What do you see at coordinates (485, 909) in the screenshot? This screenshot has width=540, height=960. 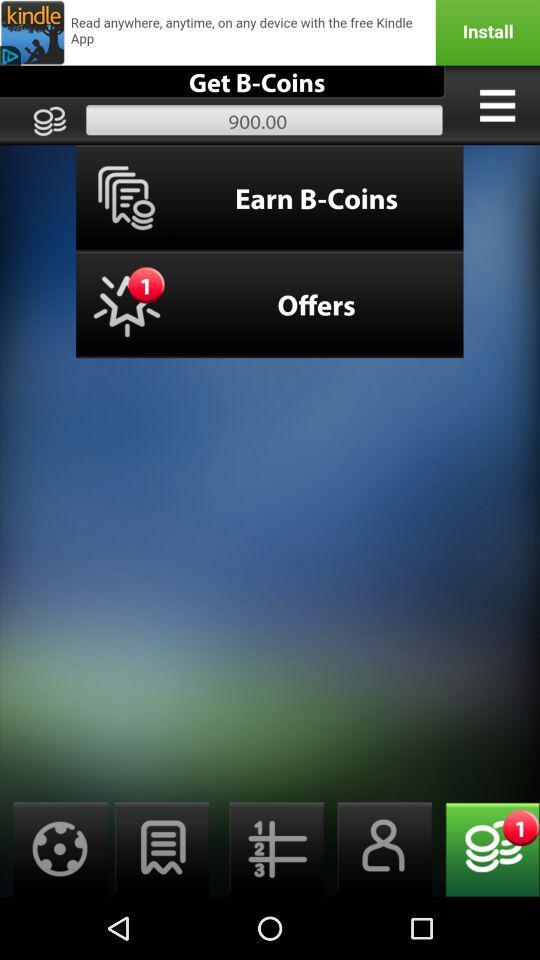 I see `the emoji icon` at bounding box center [485, 909].